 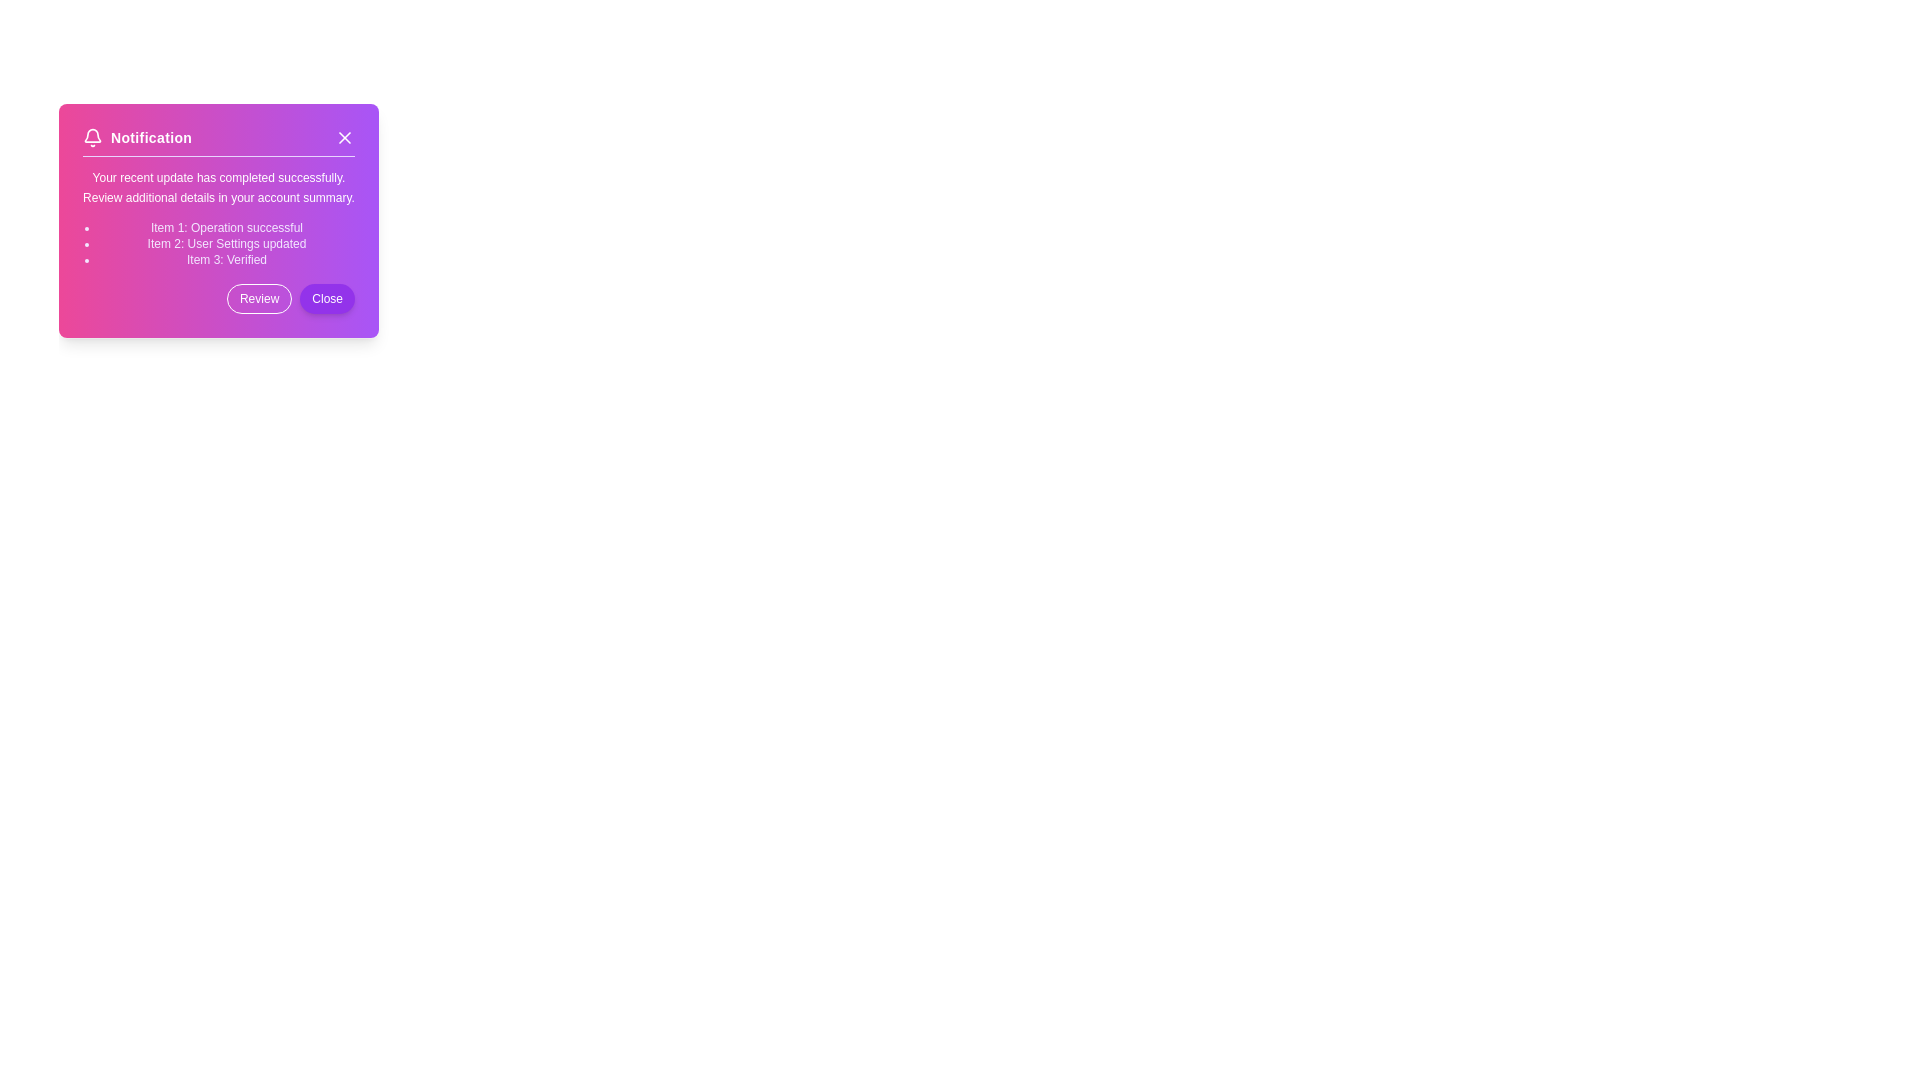 I want to click on the 'Notification' section in the header, which includes a bell icon and bold text on a gradient purple background, so click(x=136, y=137).